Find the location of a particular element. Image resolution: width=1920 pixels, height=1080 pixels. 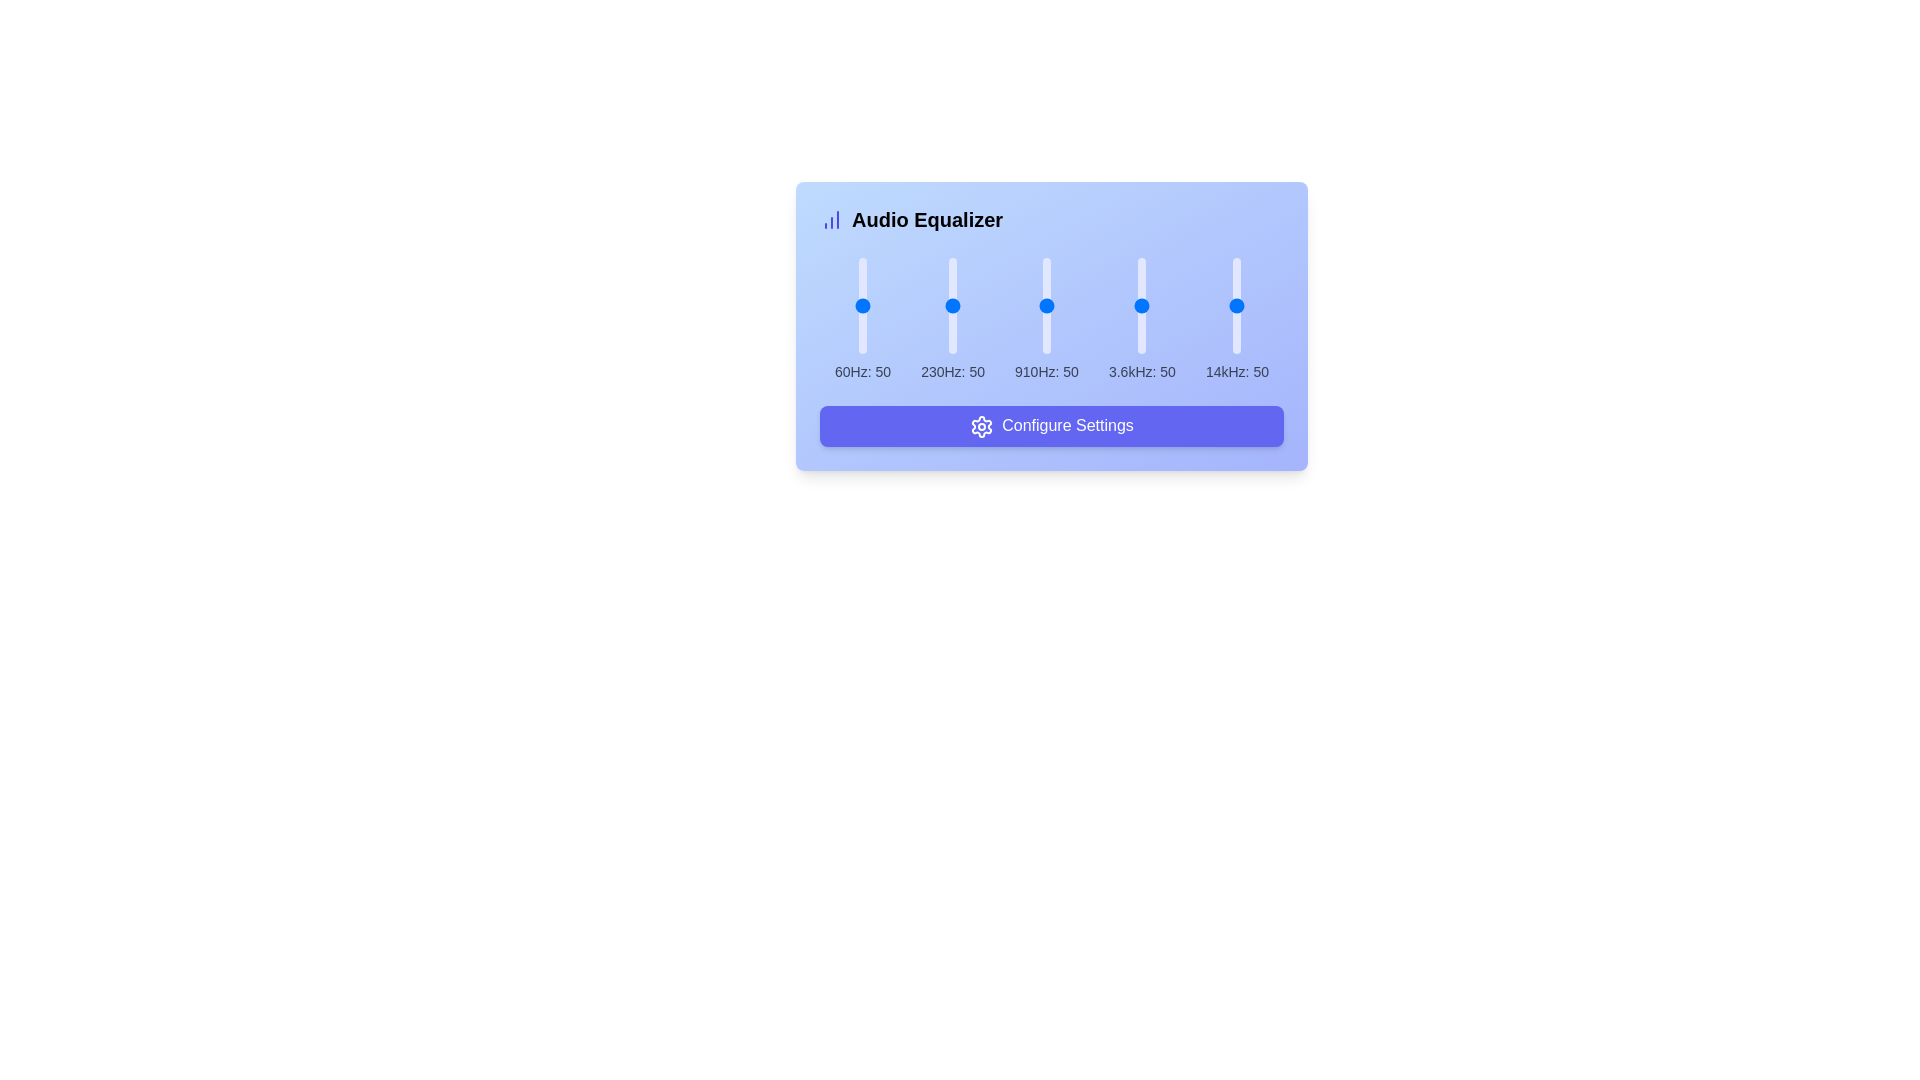

the slider value is located at coordinates (1236, 261).